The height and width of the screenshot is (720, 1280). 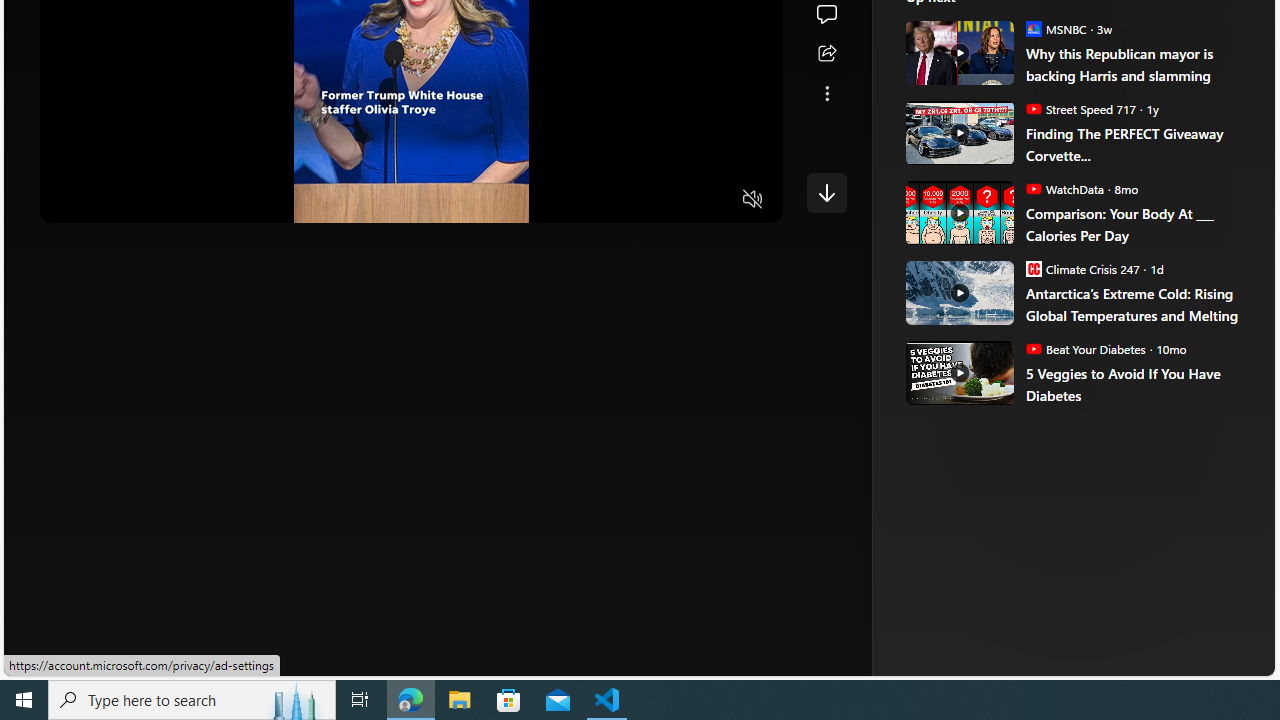 What do you see at coordinates (1063, 188) in the screenshot?
I see `'WatchData WatchData'` at bounding box center [1063, 188].